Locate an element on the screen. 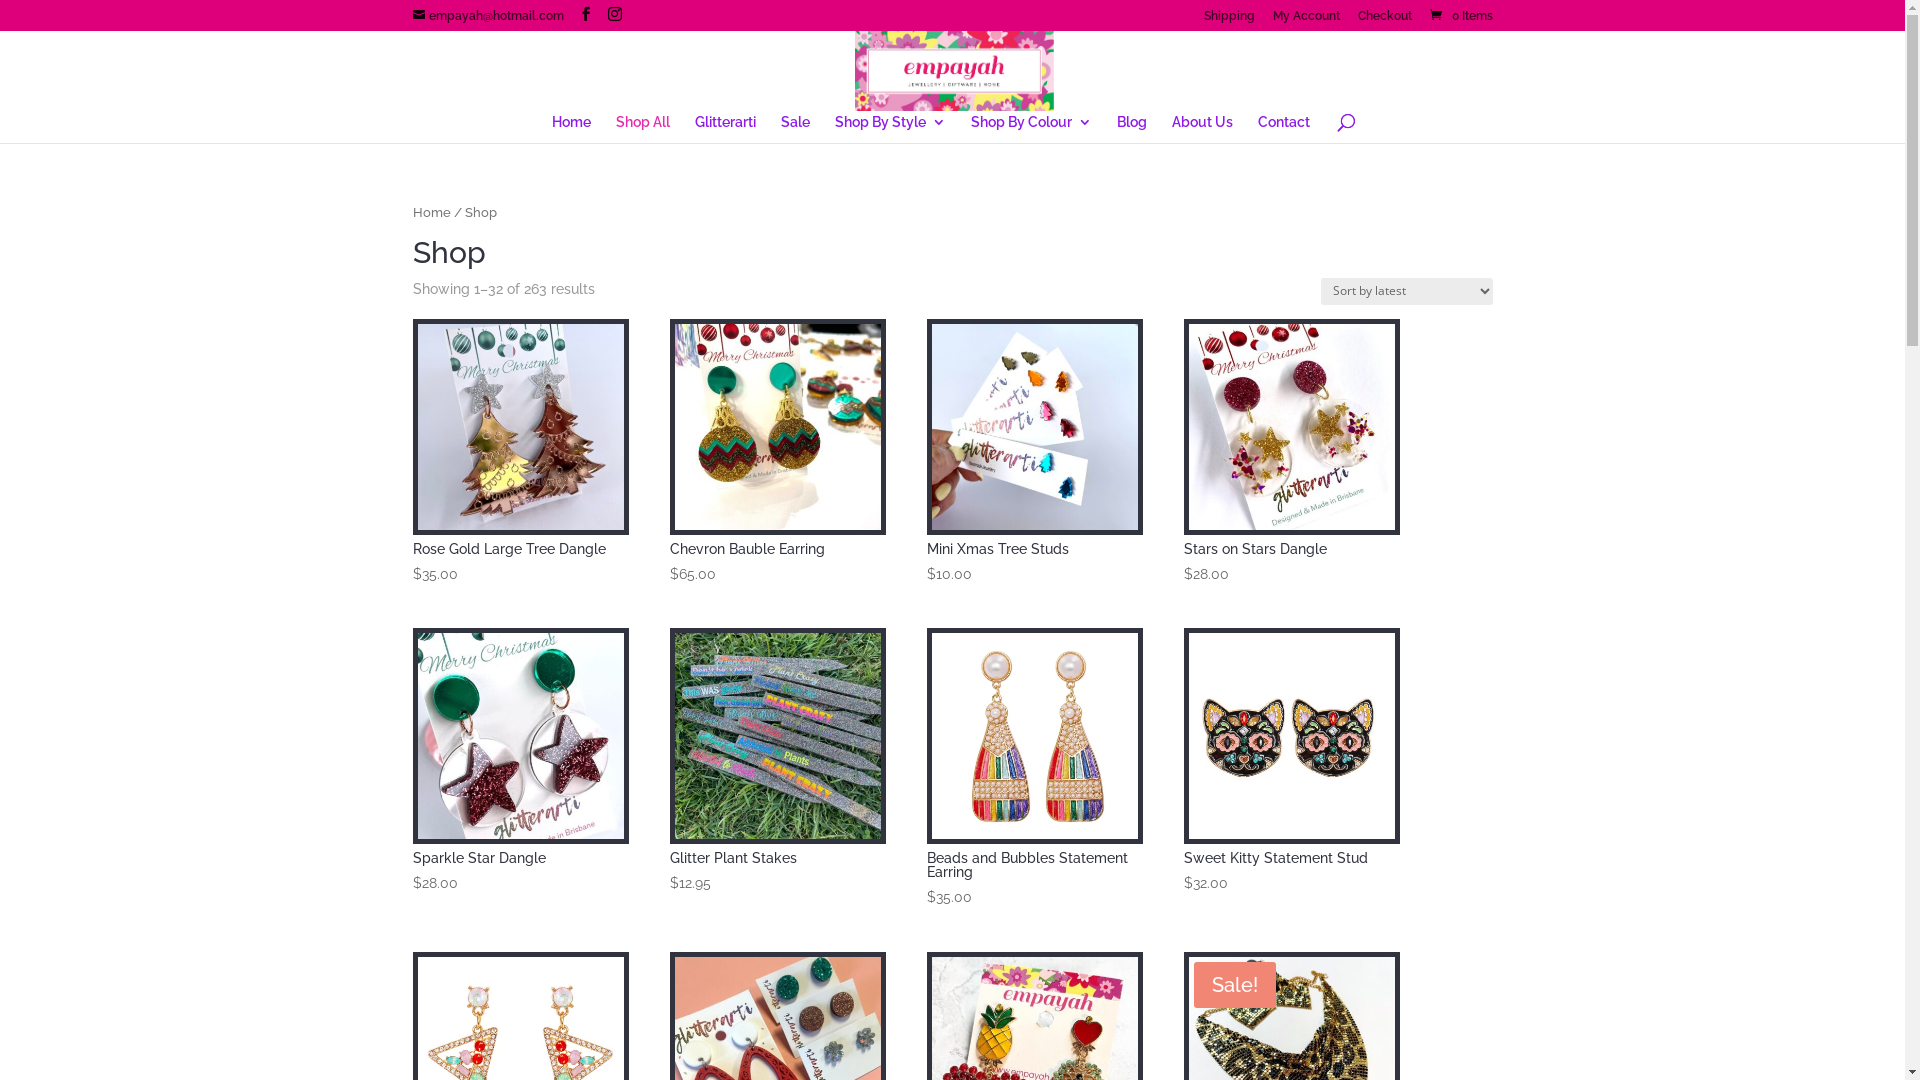 The image size is (1920, 1080). 'Mini Xmas Tree Studs is located at coordinates (1035, 452).